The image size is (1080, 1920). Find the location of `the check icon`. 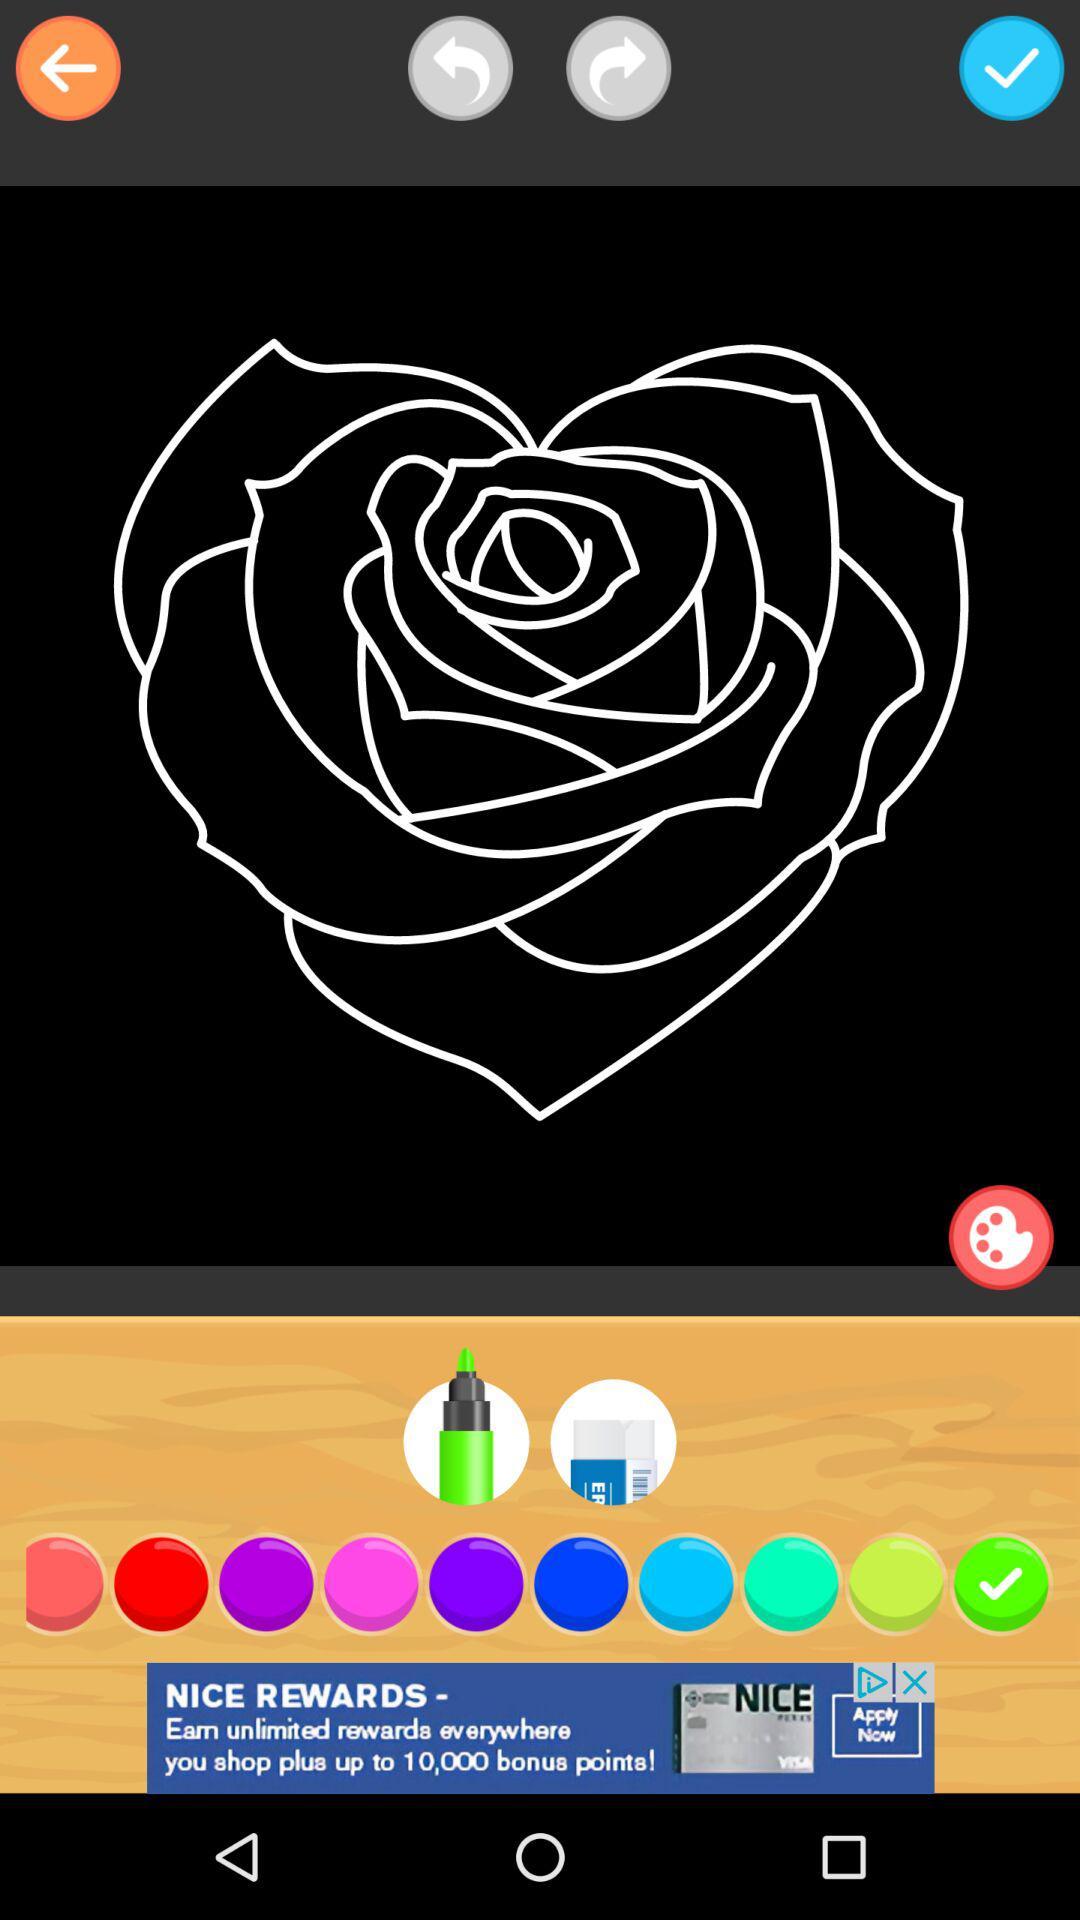

the check icon is located at coordinates (1011, 68).